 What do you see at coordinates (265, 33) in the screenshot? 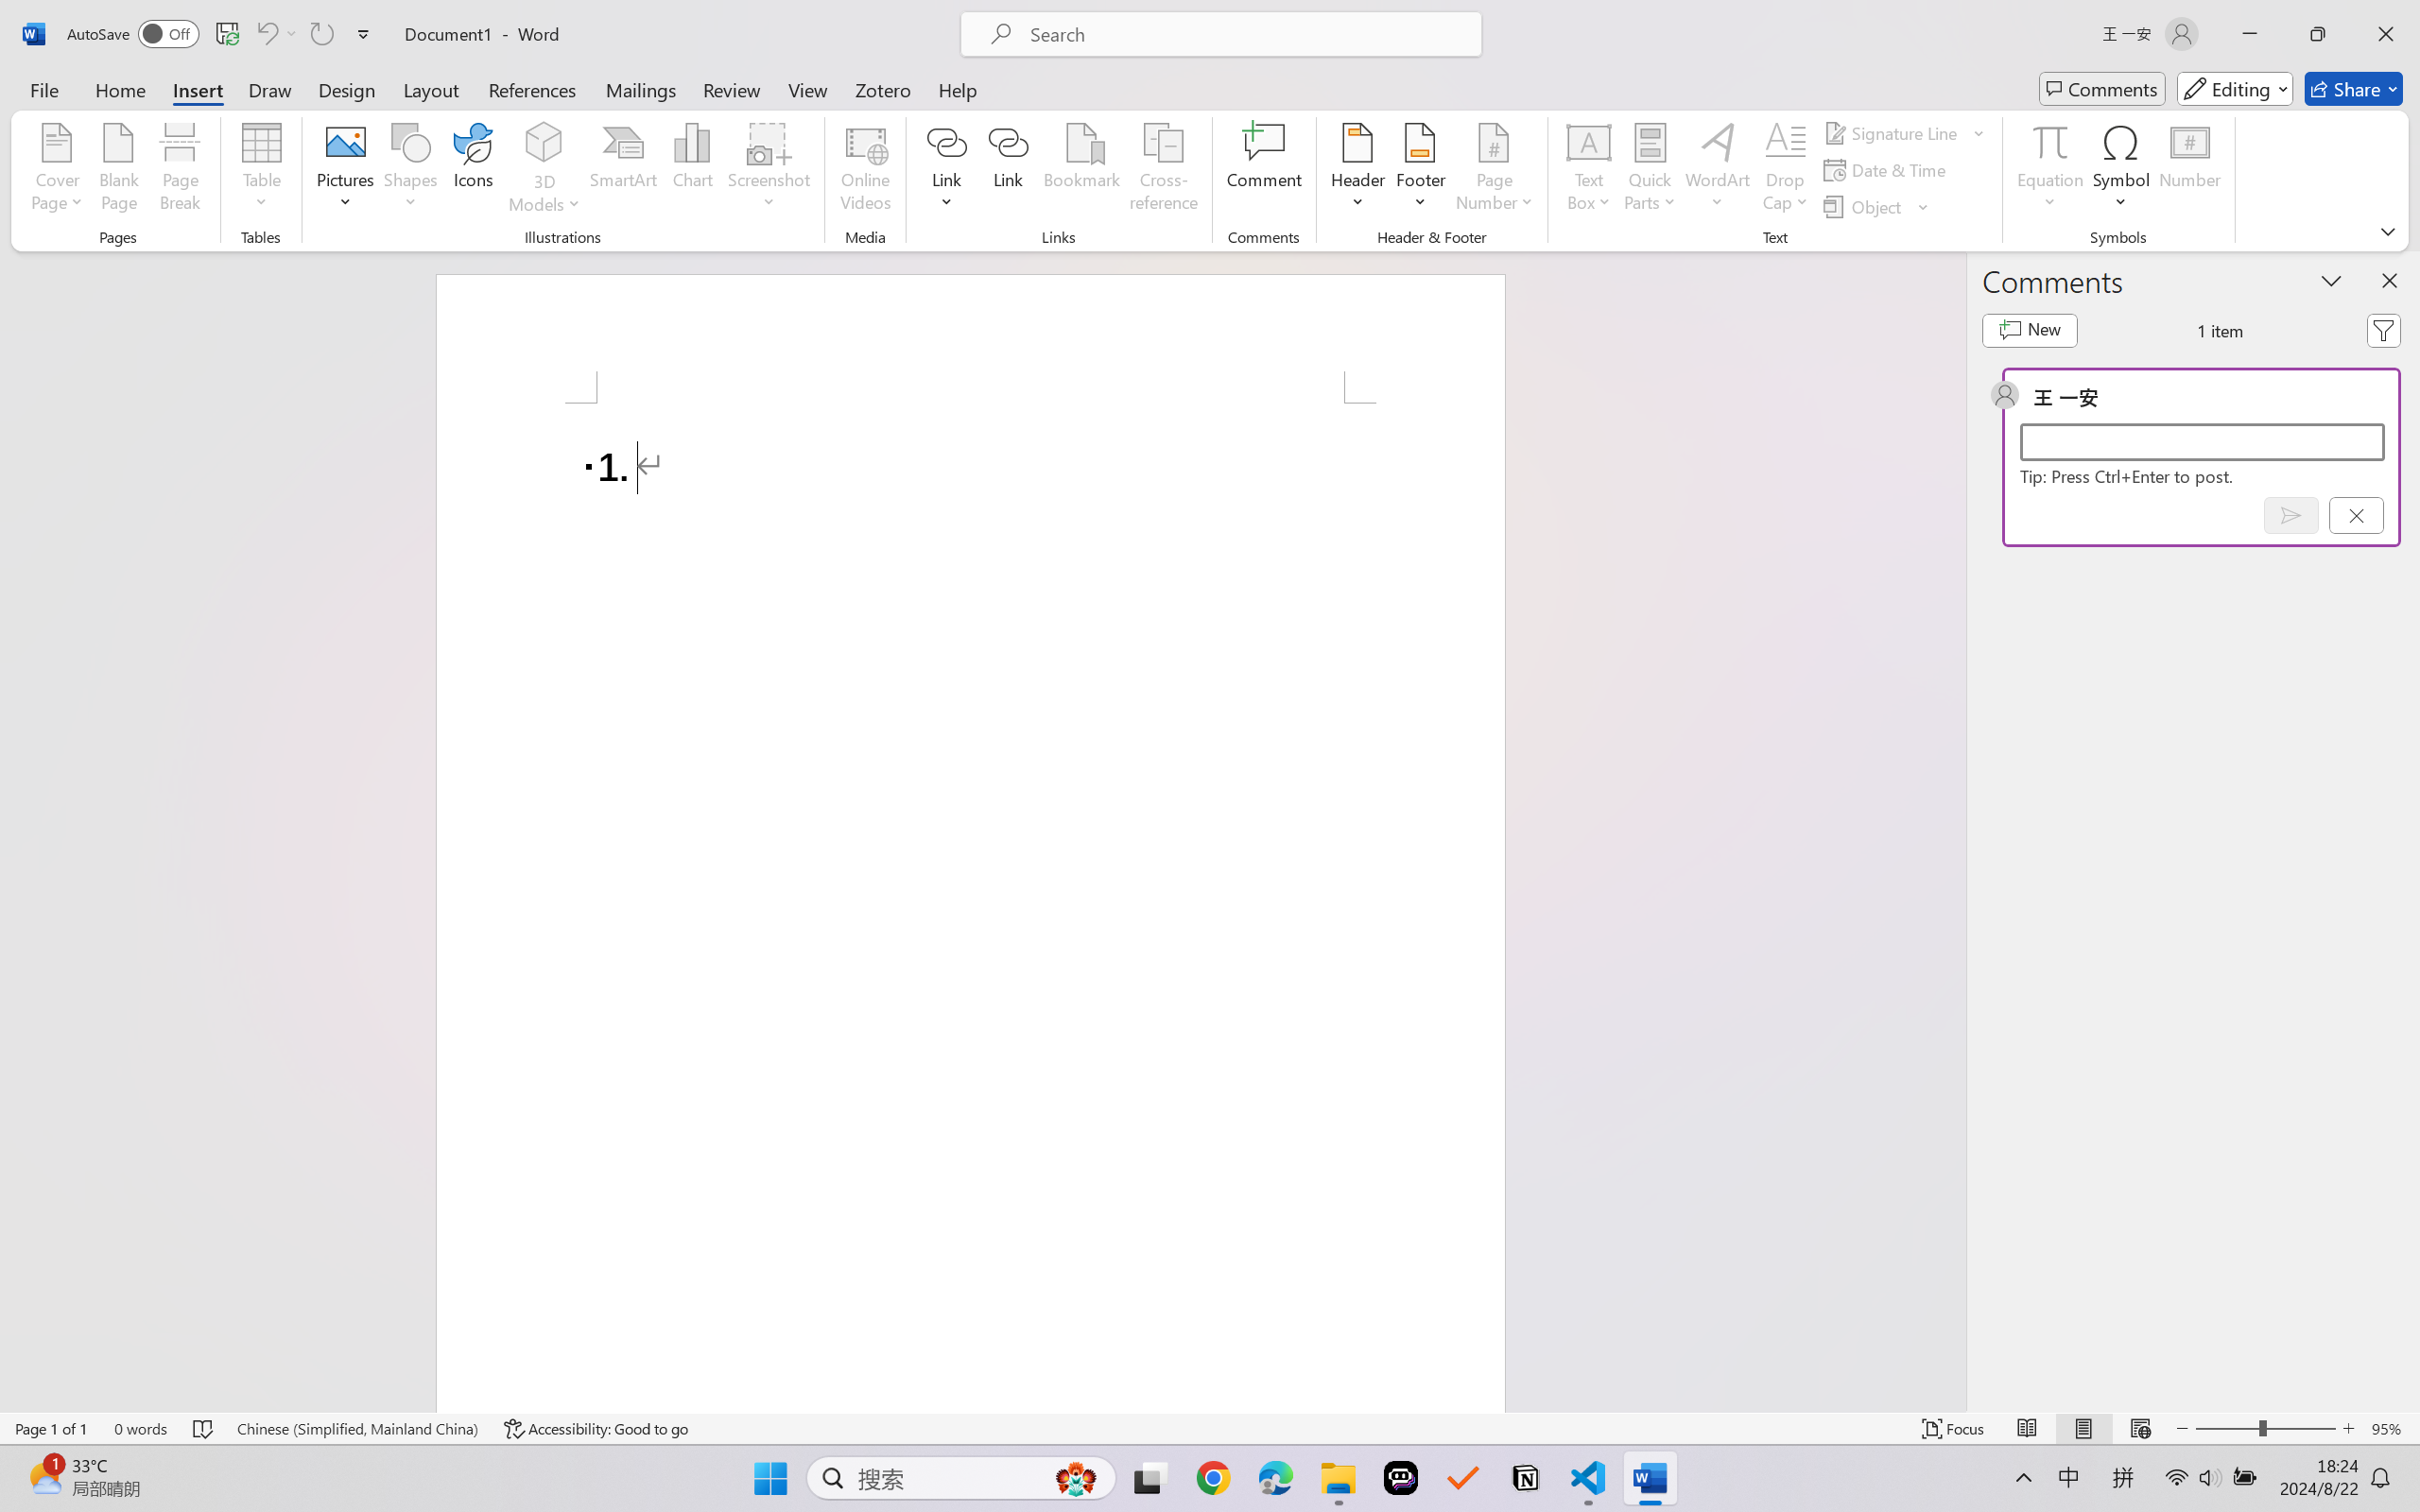
I see `'Undo Number Default'` at bounding box center [265, 33].